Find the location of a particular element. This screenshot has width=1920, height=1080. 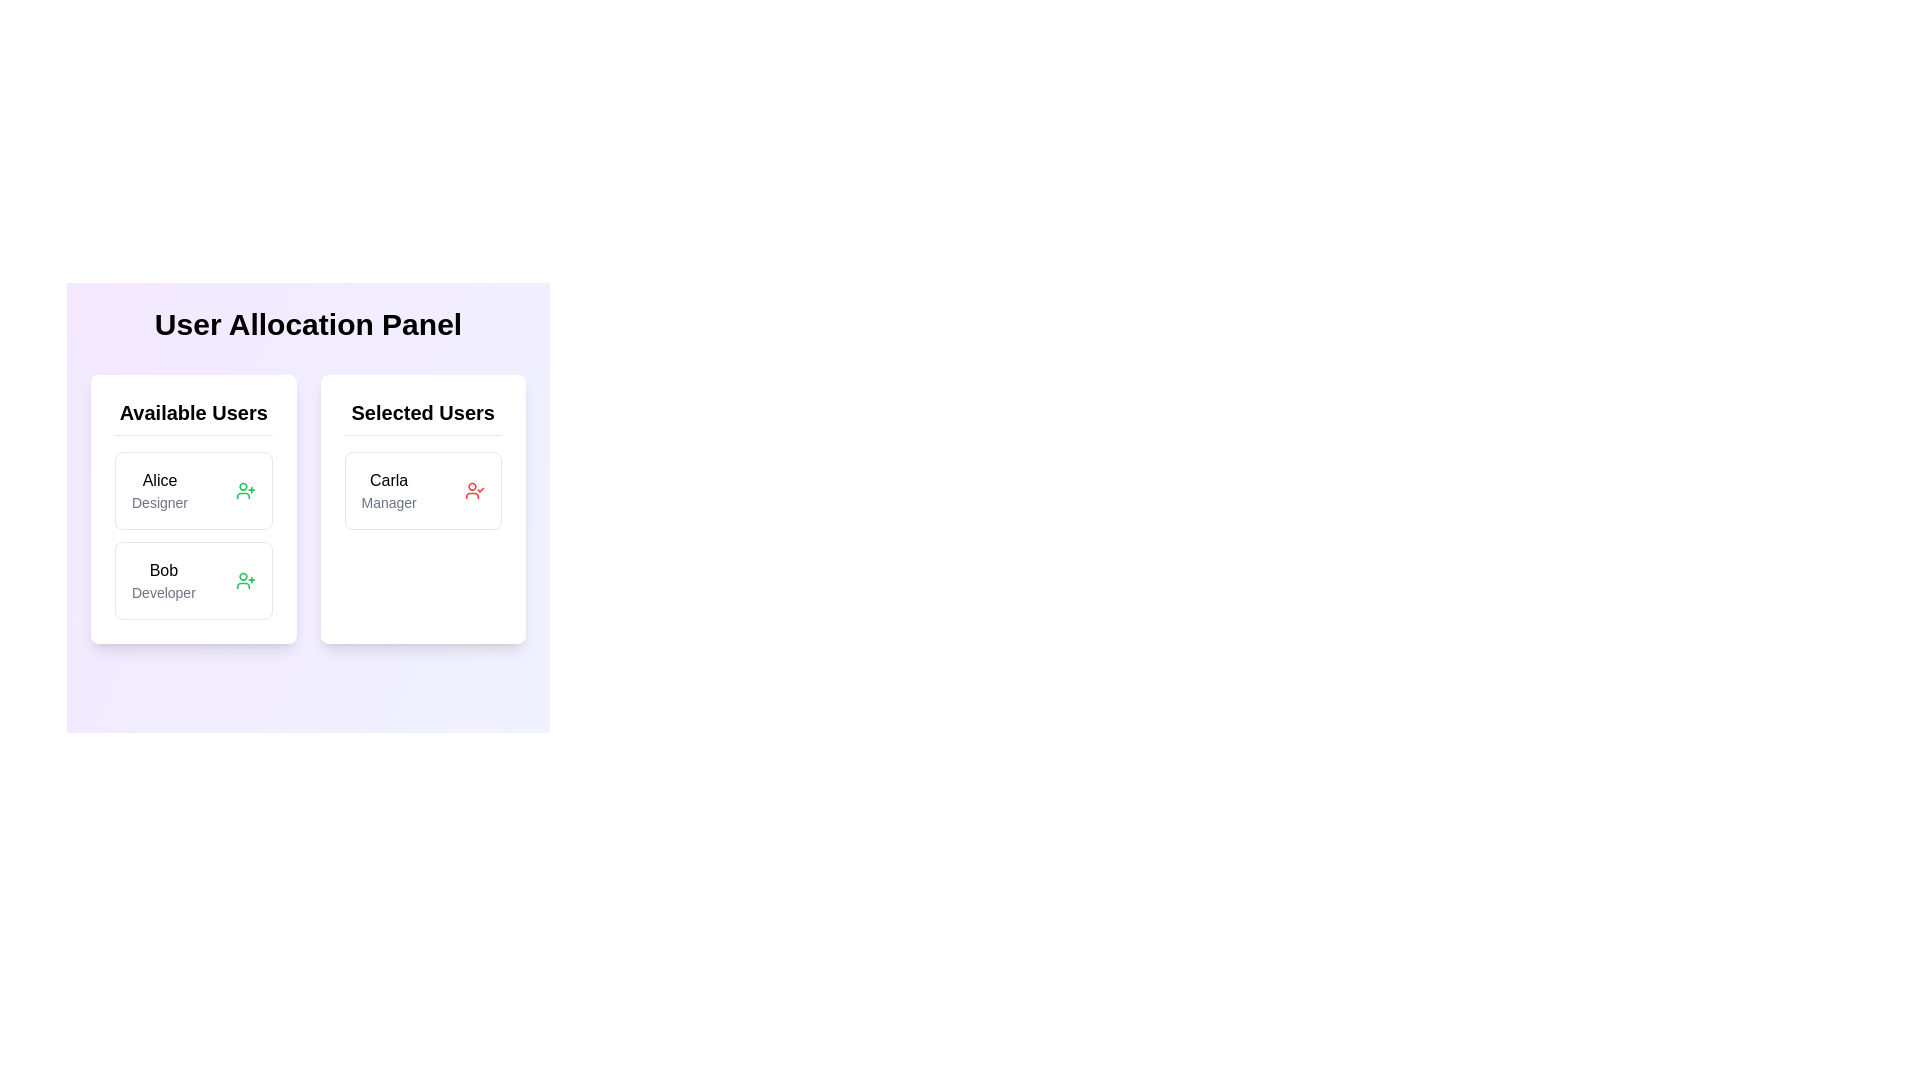

the Icon Button located next to 'Alice Designer' in the 'Available Users' section is located at coordinates (244, 490).